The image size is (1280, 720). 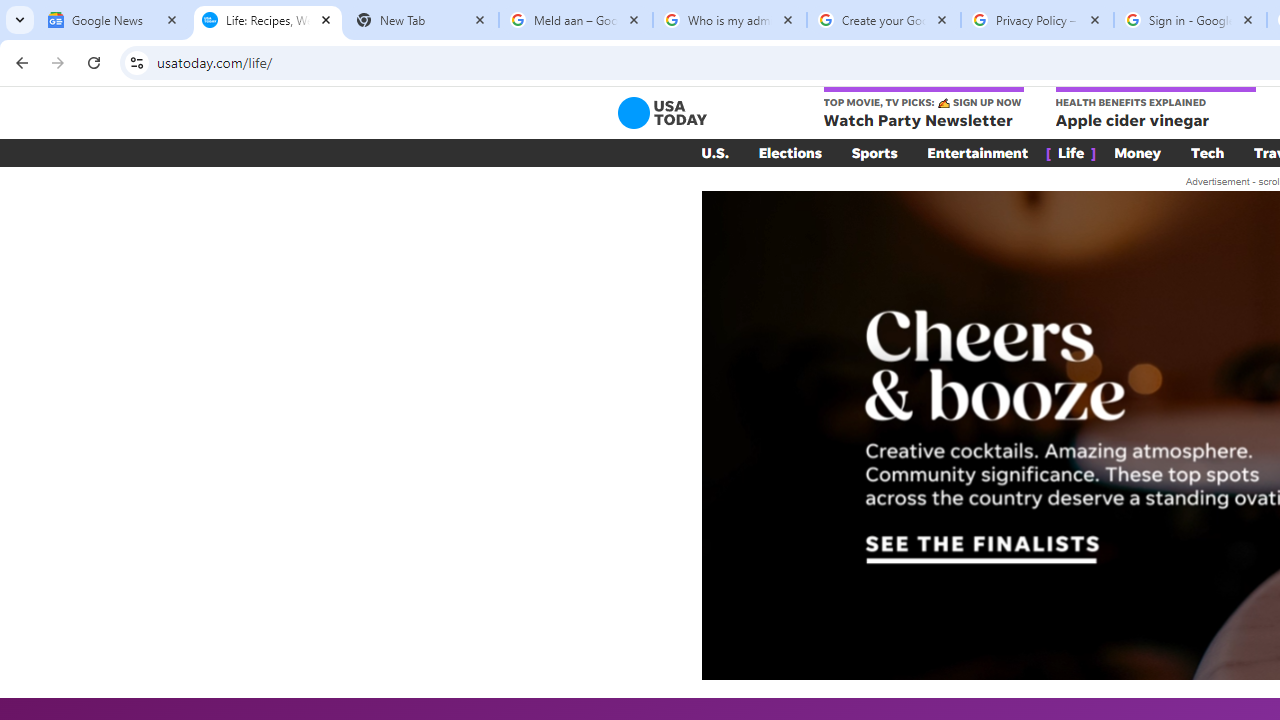 What do you see at coordinates (19, 61) in the screenshot?
I see `'Back'` at bounding box center [19, 61].